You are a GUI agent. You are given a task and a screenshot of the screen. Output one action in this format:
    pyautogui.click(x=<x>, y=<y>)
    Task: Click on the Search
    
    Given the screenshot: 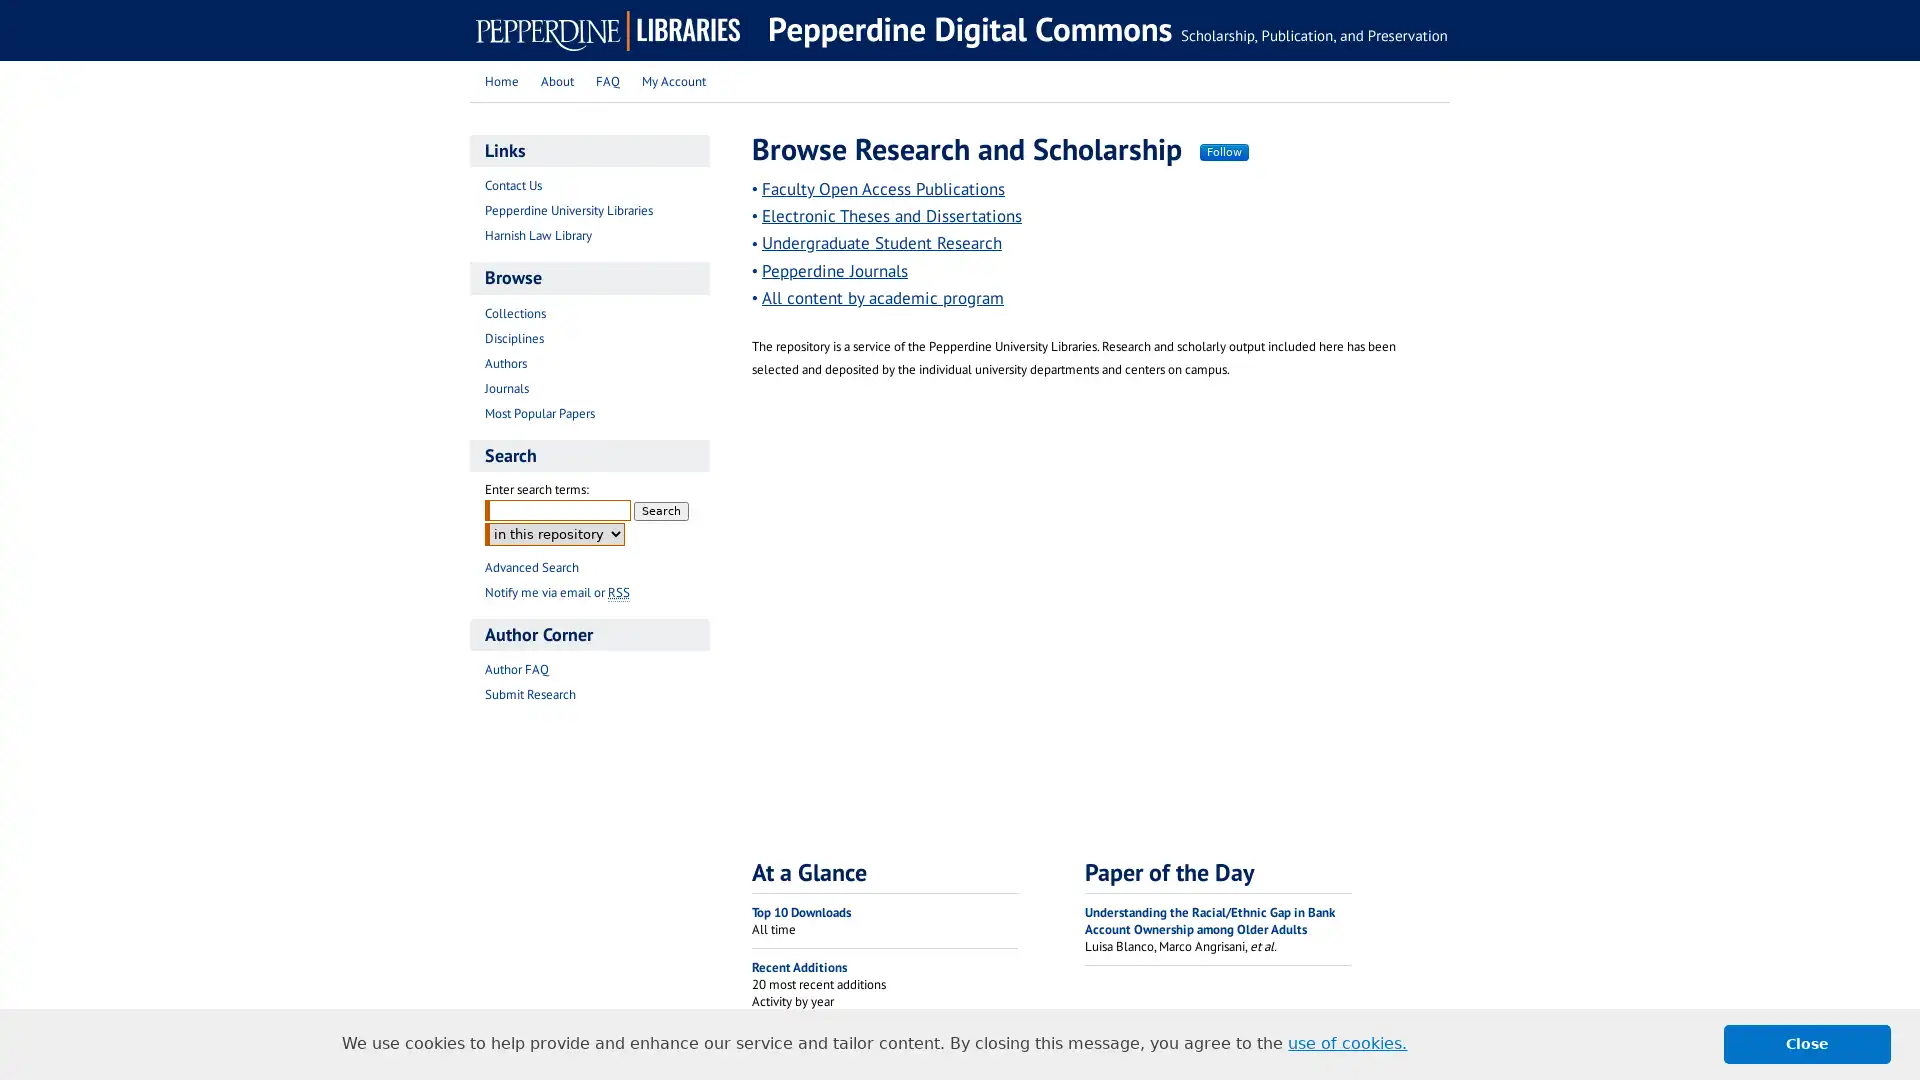 What is the action you would take?
    pyautogui.click(x=661, y=509)
    